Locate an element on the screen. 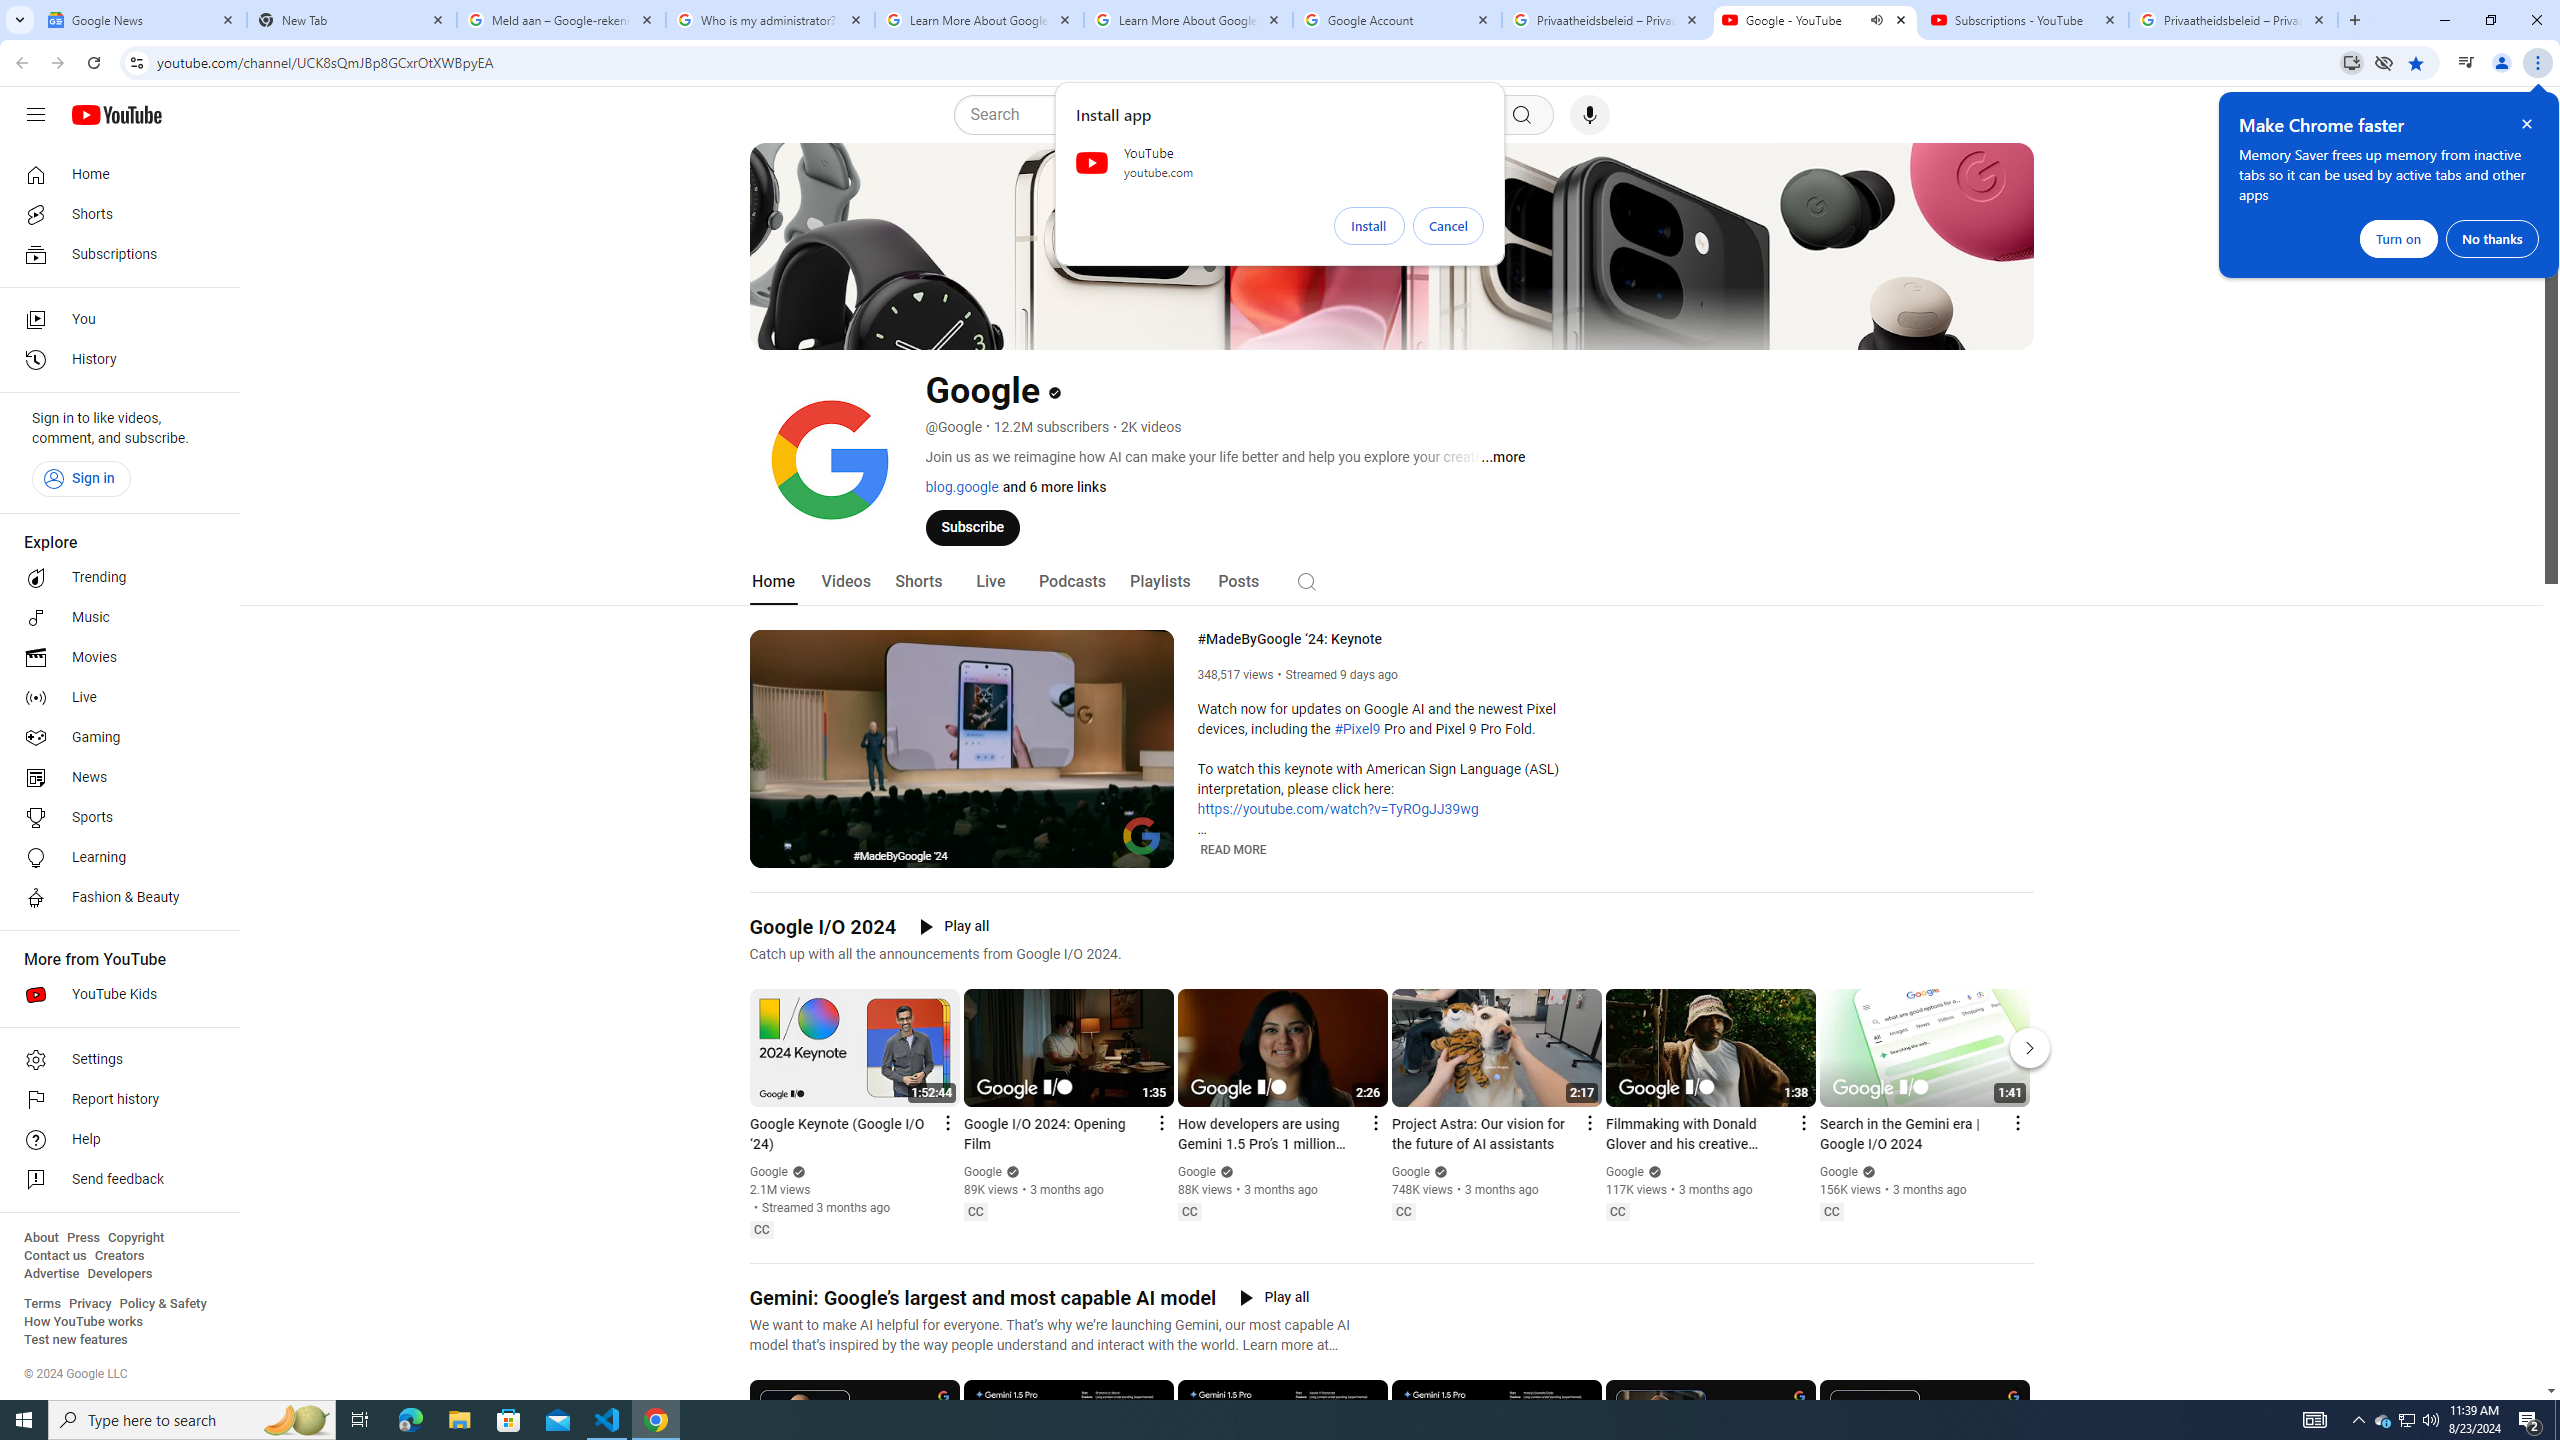 This screenshot has height=1440, width=2560. 'Guide' is located at coordinates (34, 114).